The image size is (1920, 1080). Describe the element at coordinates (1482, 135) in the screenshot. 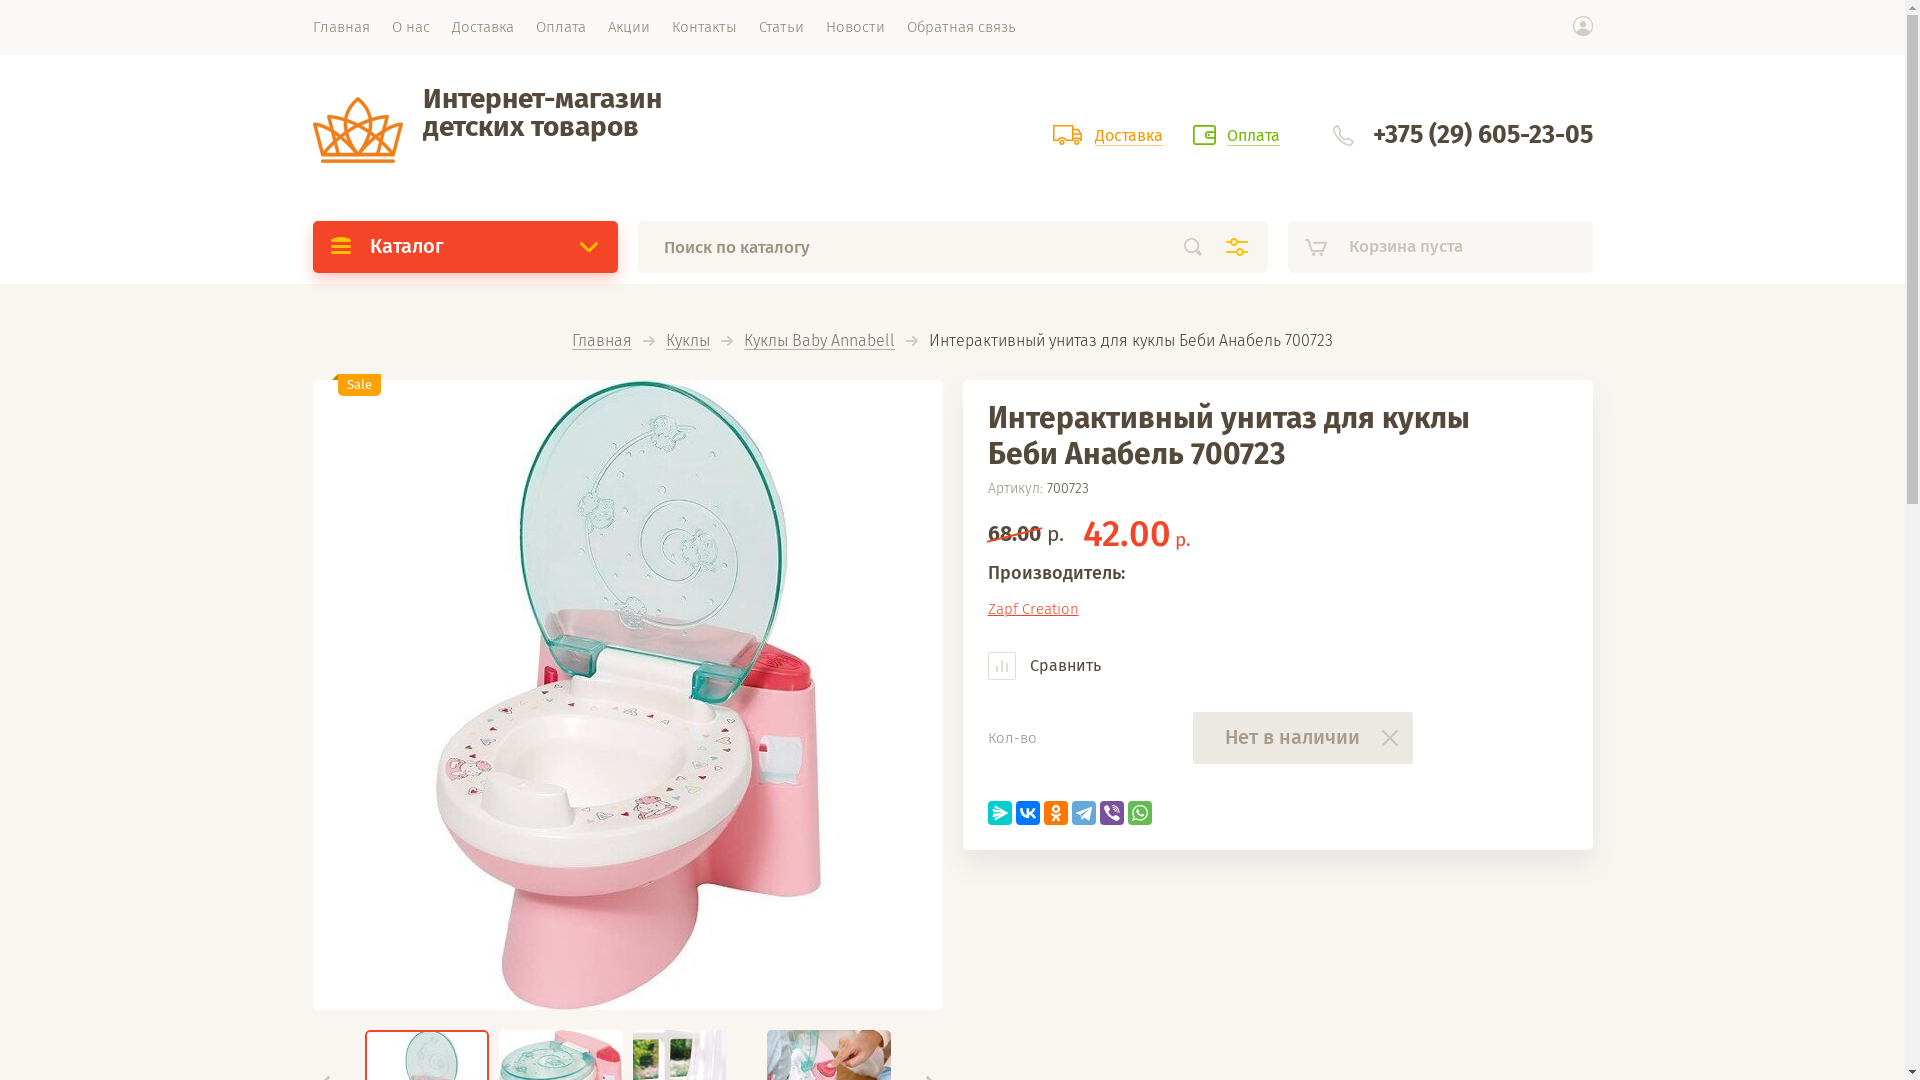

I see `'+375 (29) 605-23-05'` at that location.